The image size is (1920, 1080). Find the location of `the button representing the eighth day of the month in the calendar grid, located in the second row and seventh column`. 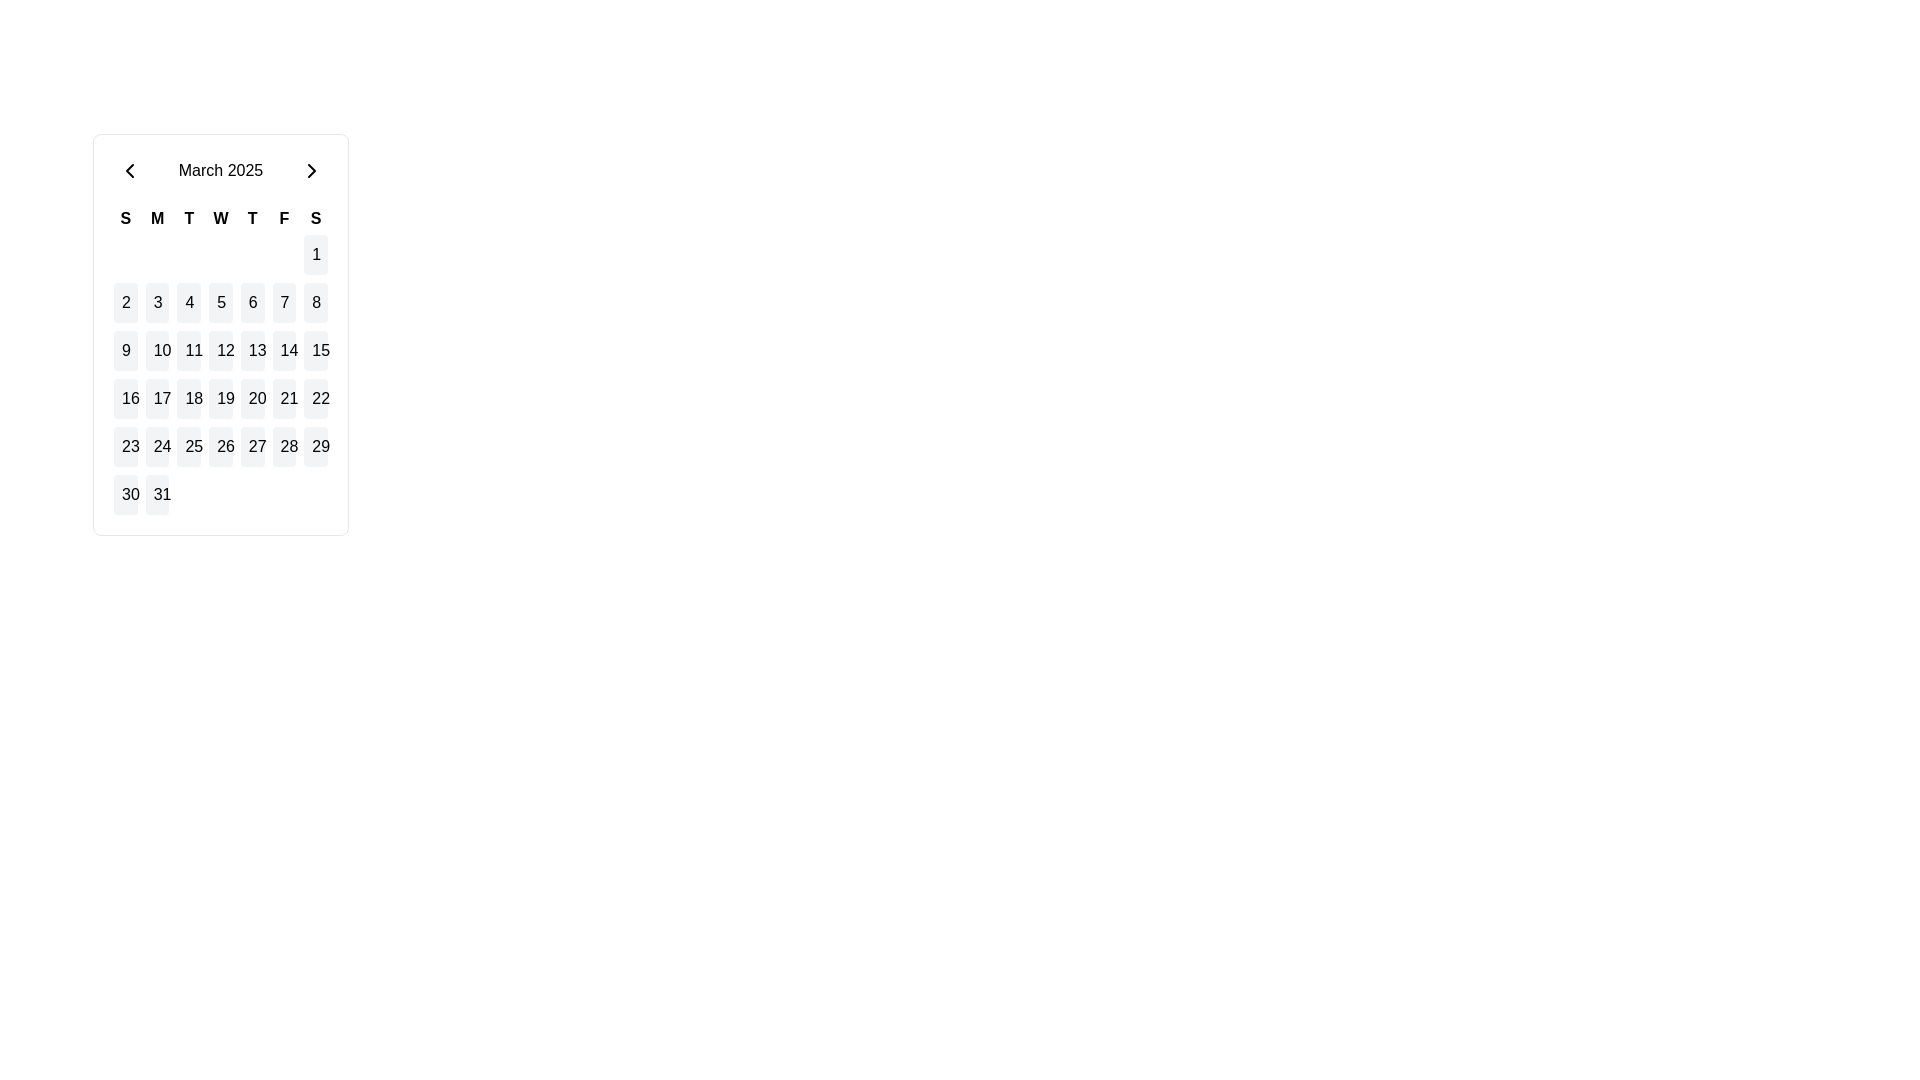

the button representing the eighth day of the month in the calendar grid, located in the second row and seventh column is located at coordinates (315, 303).